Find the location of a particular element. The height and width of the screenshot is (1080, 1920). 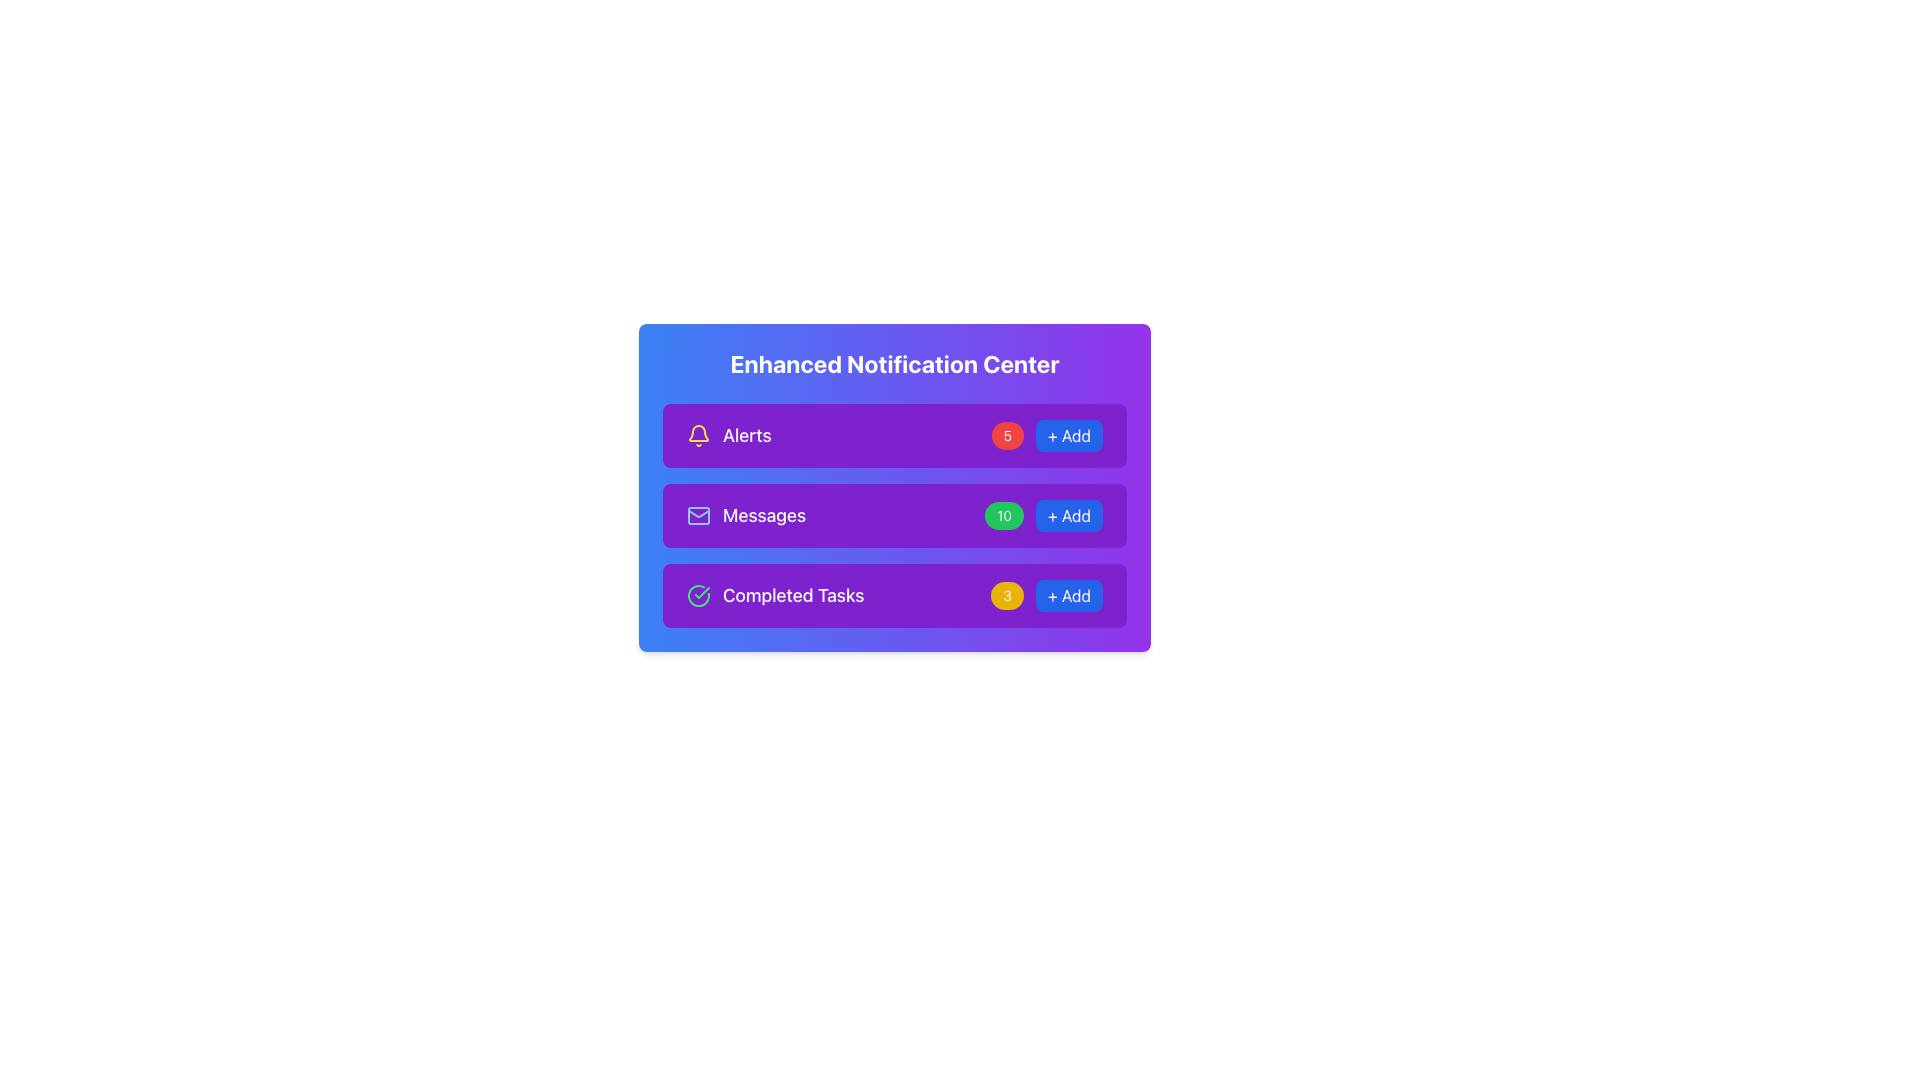

text label that identifies the notification category 'Alerts', located in the first row of the notification list, right of the yellow bell icon and left of the red badge is located at coordinates (746, 434).